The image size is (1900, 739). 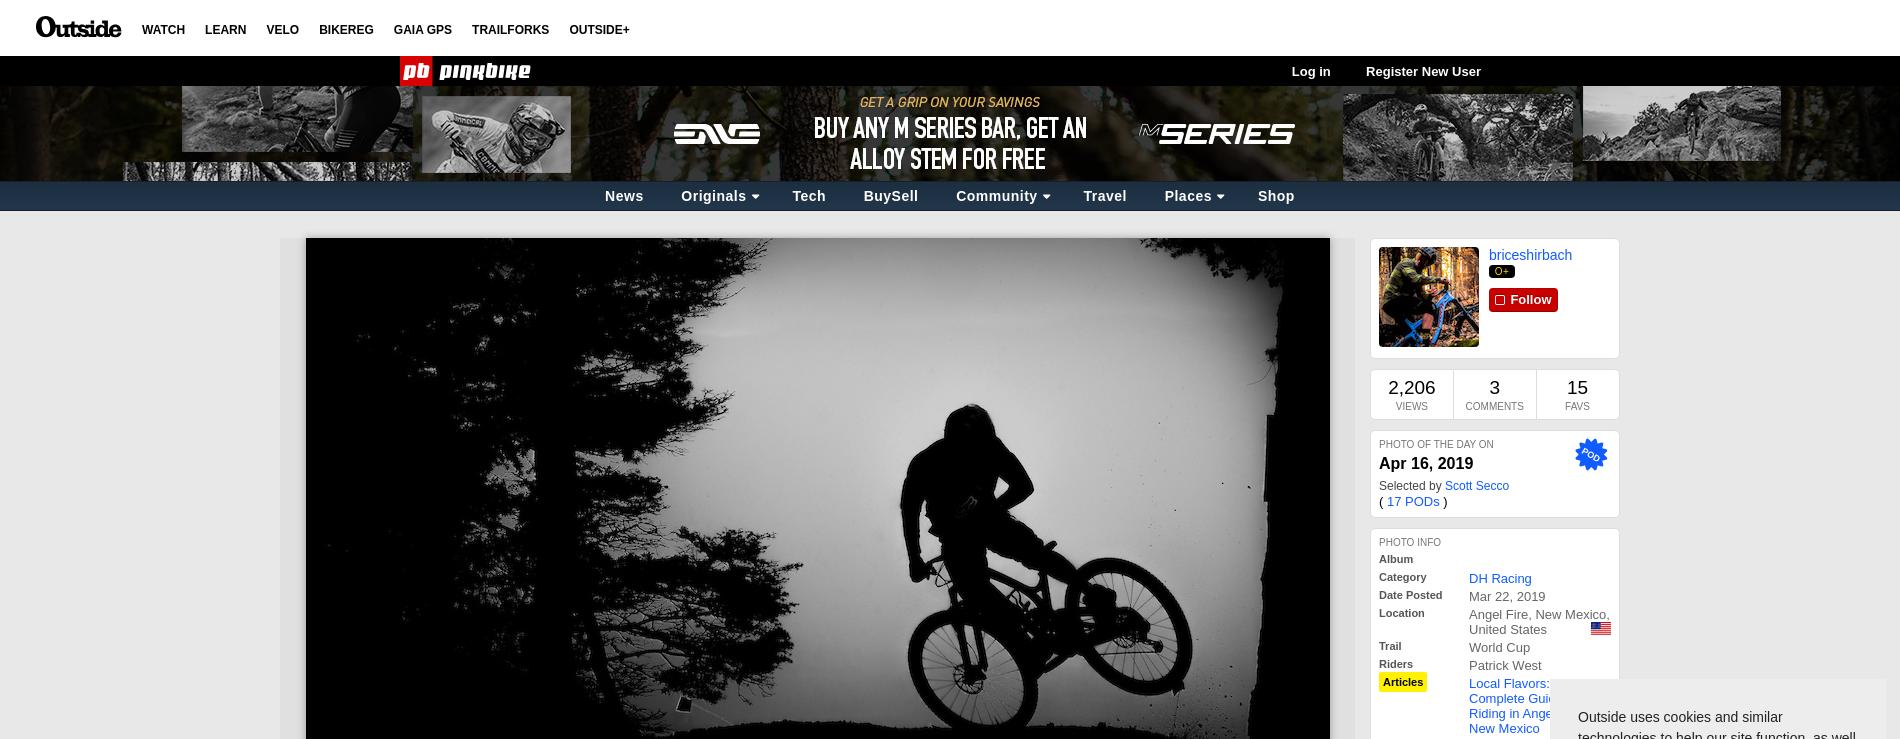 I want to click on 'News', so click(x=623, y=195).